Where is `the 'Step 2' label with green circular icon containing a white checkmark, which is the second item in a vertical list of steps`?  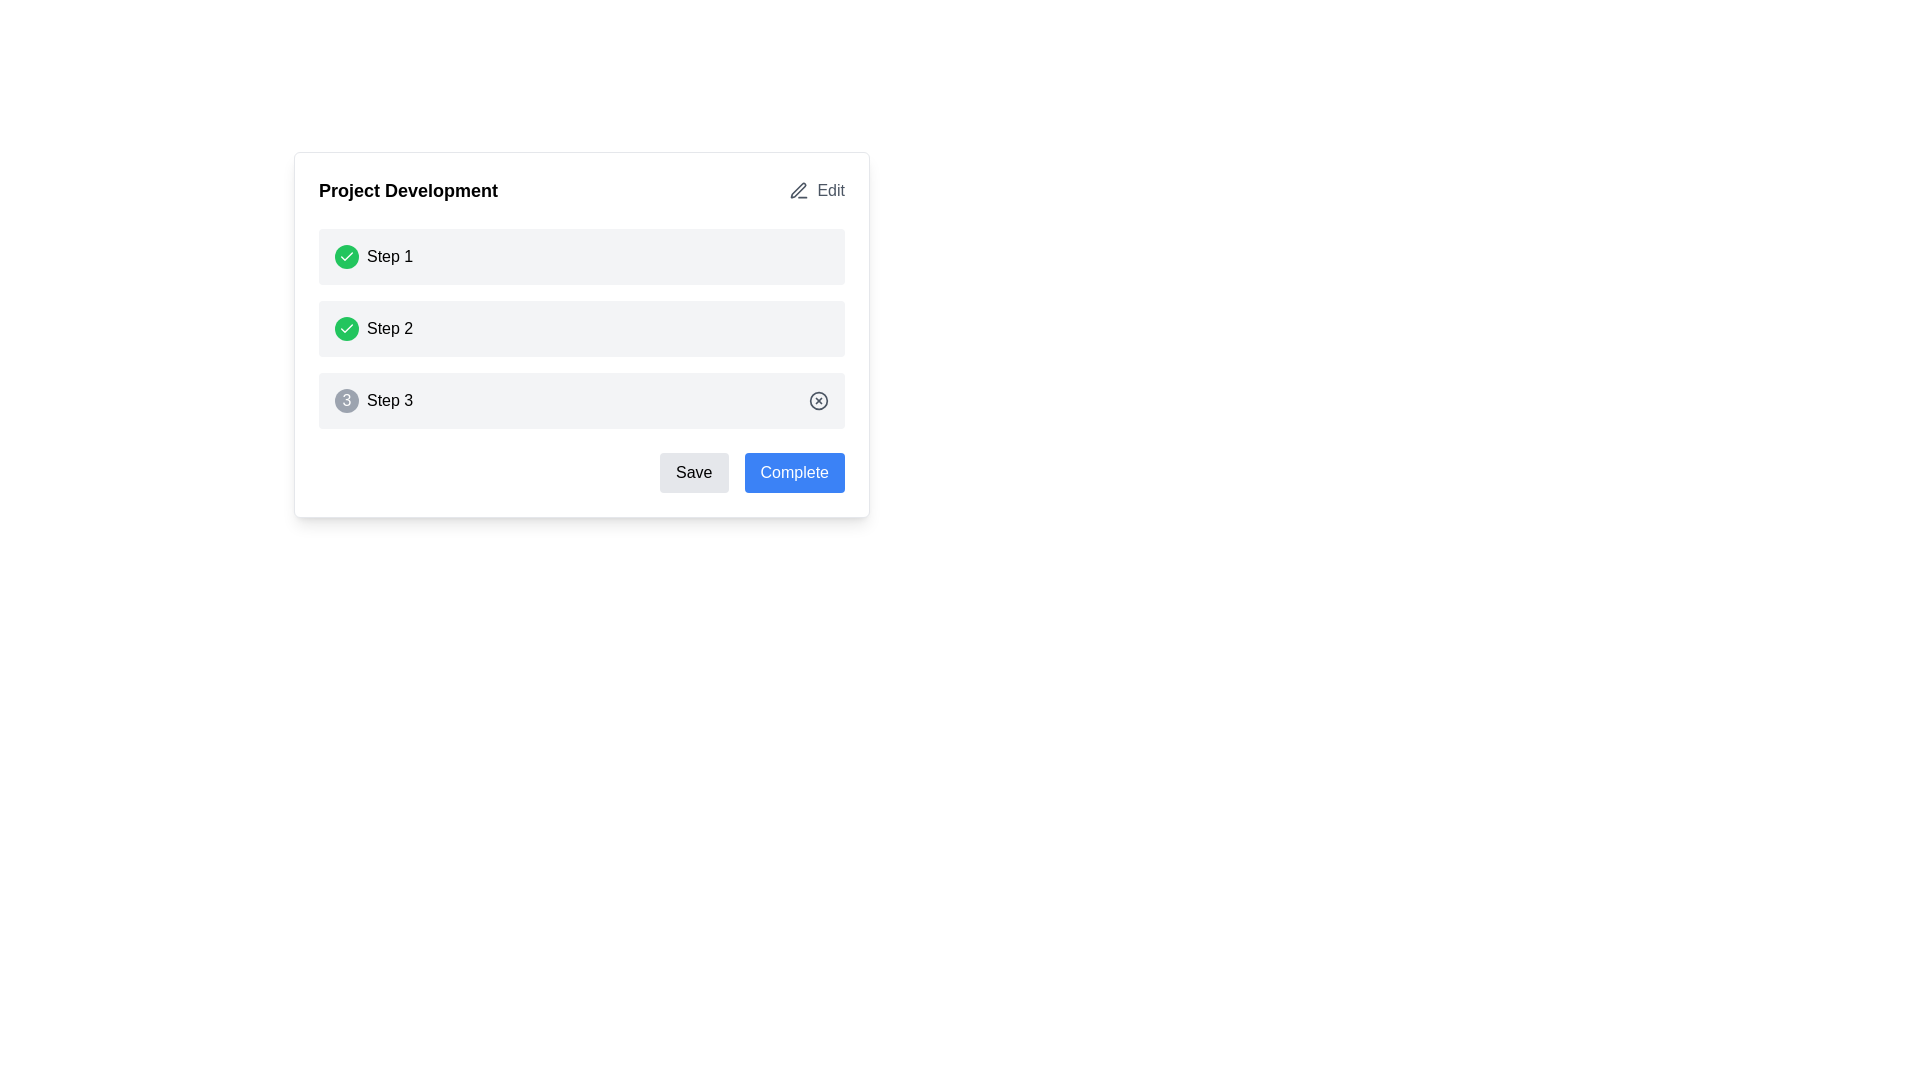
the 'Step 2' label with green circular icon containing a white checkmark, which is the second item in a vertical list of steps is located at coordinates (374, 327).